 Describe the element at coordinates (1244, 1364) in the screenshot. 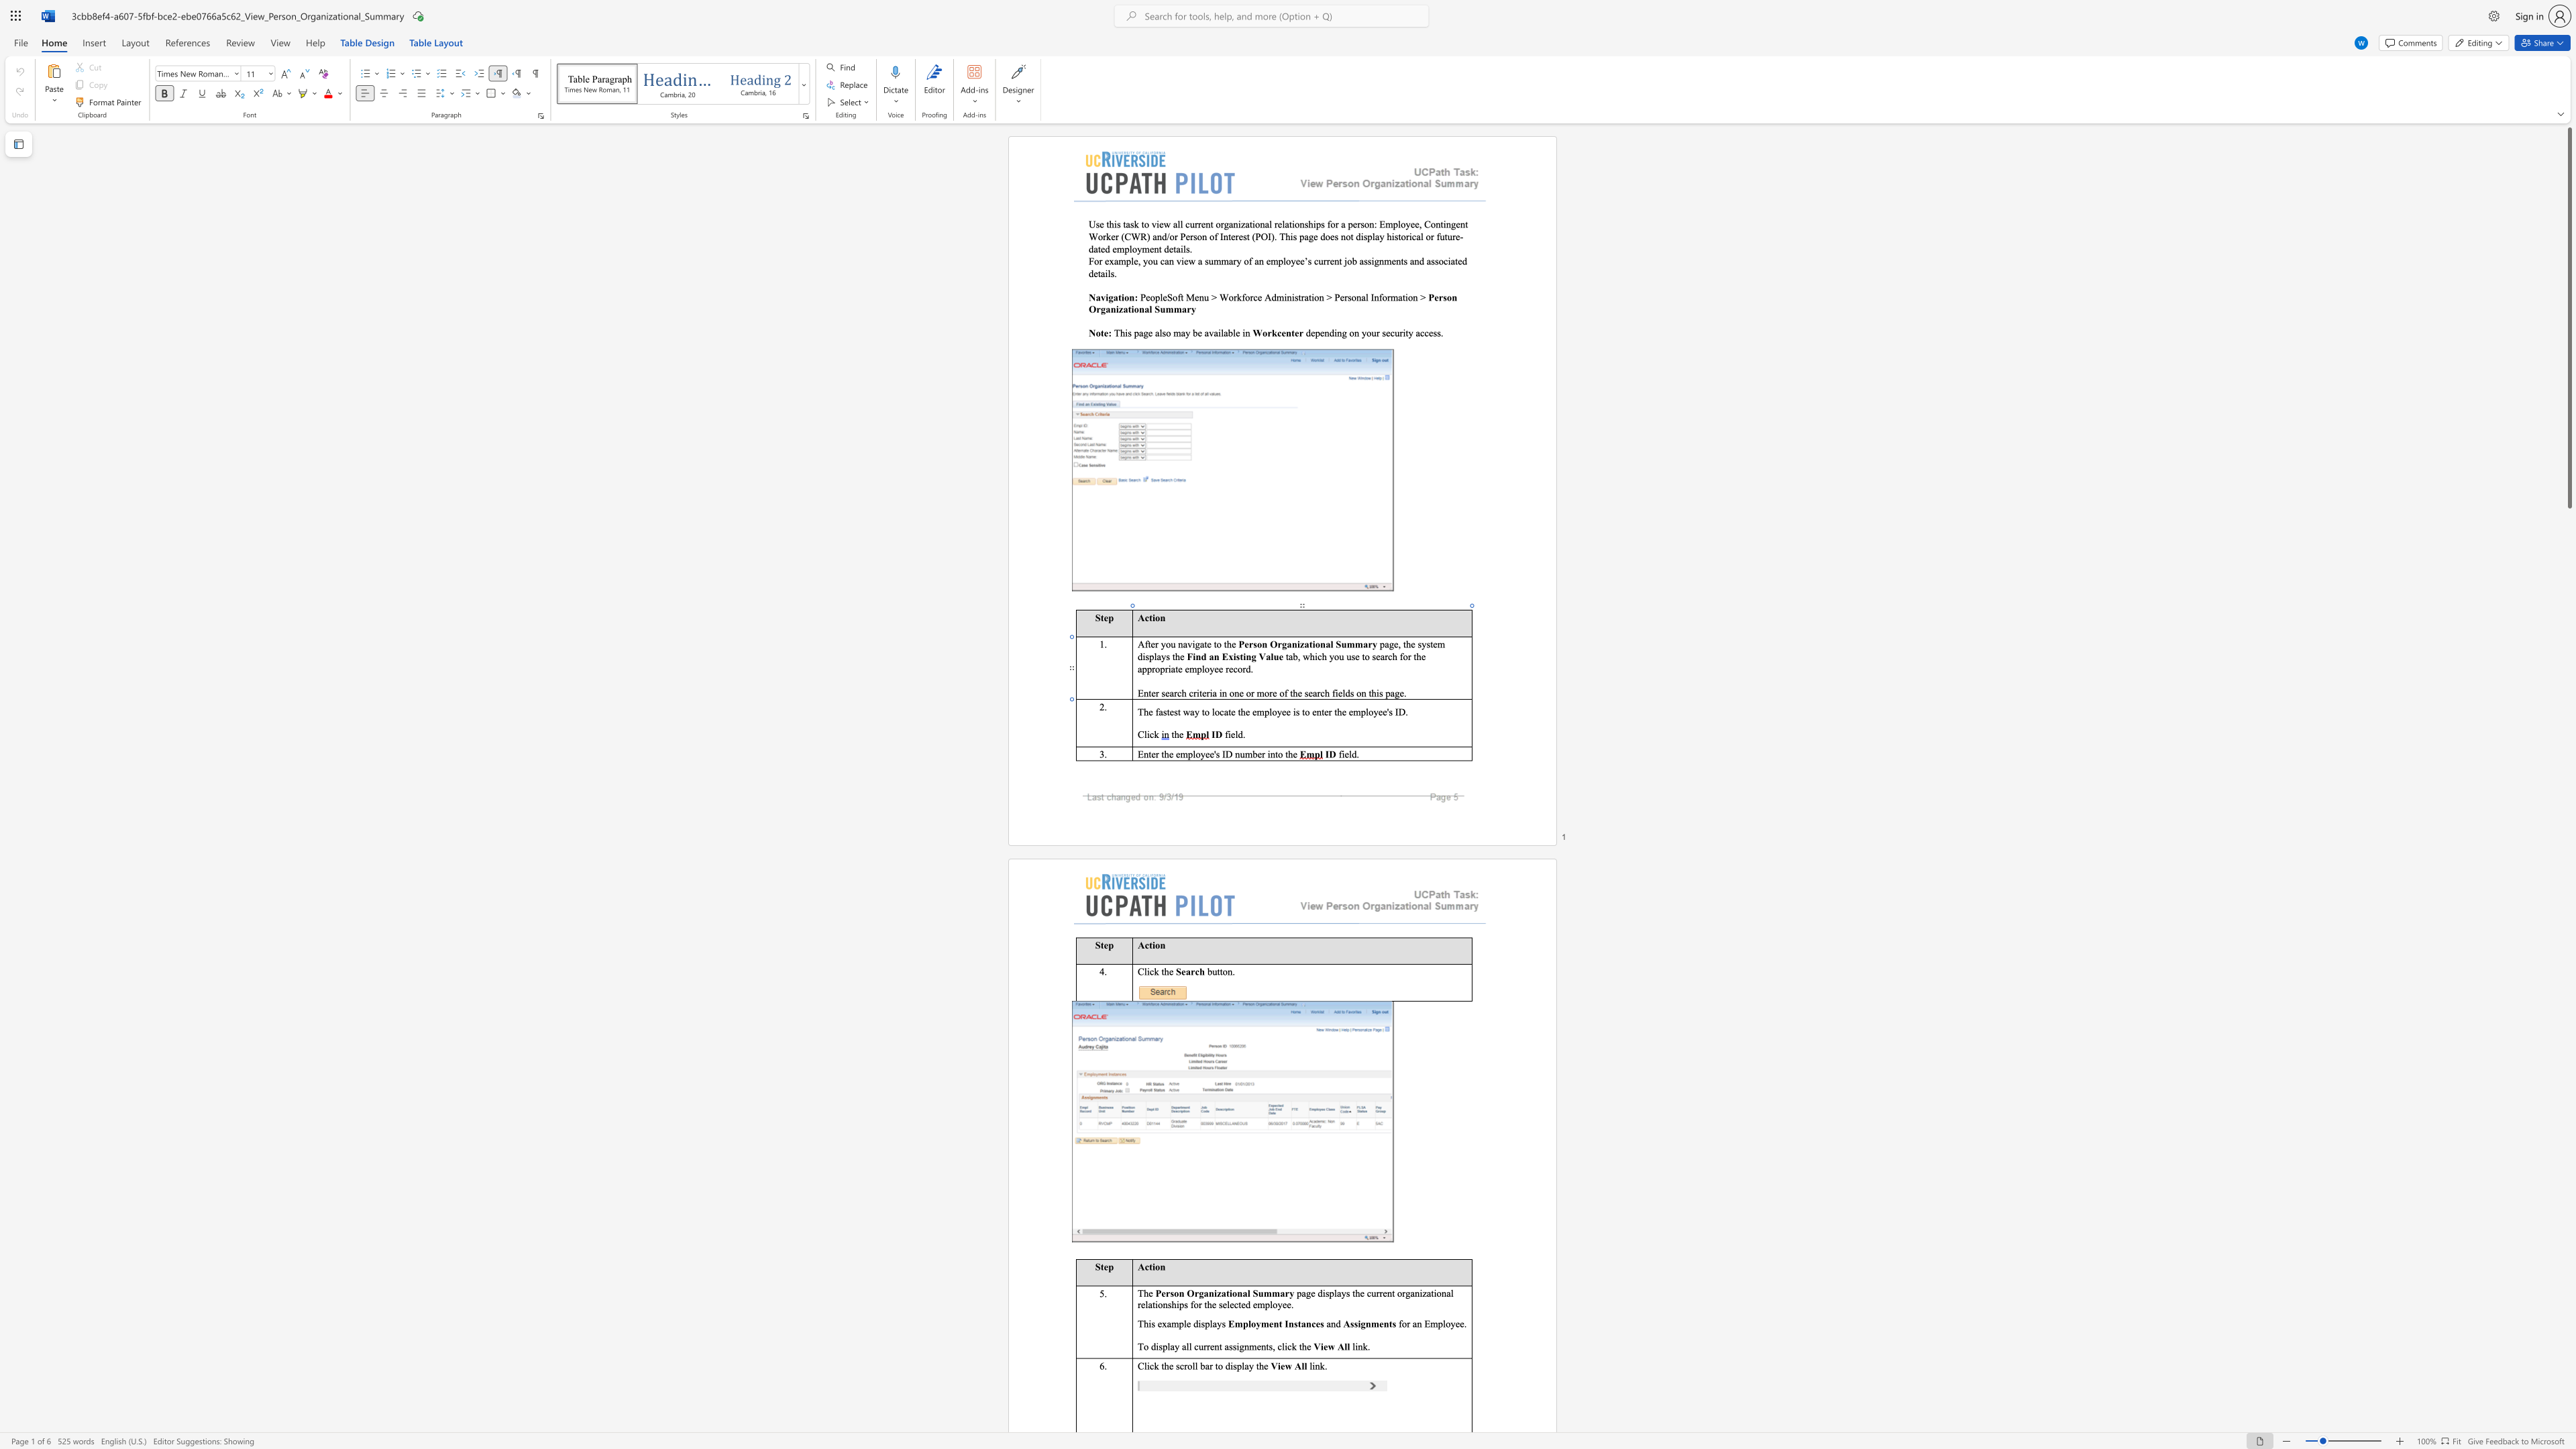

I see `the space between the continuous character "l" and "a" in the text` at that location.